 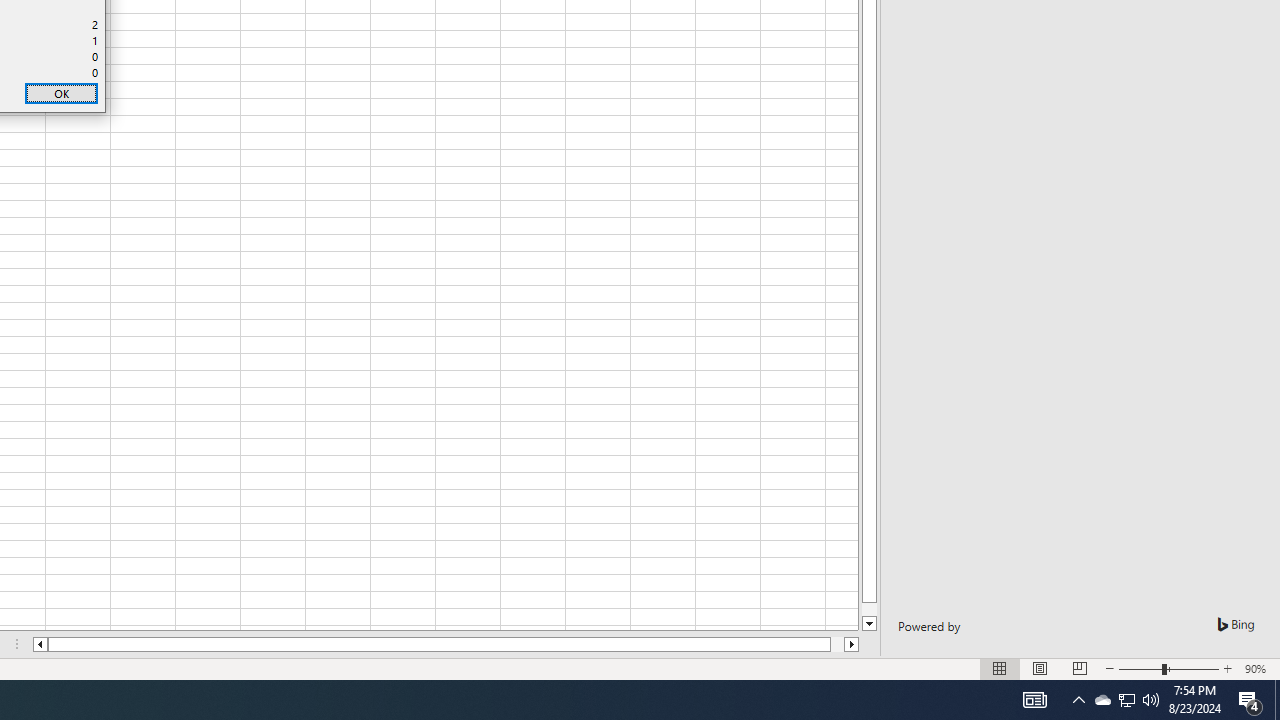 What do you see at coordinates (1078, 698) in the screenshot?
I see `'Notification Chevron'` at bounding box center [1078, 698].